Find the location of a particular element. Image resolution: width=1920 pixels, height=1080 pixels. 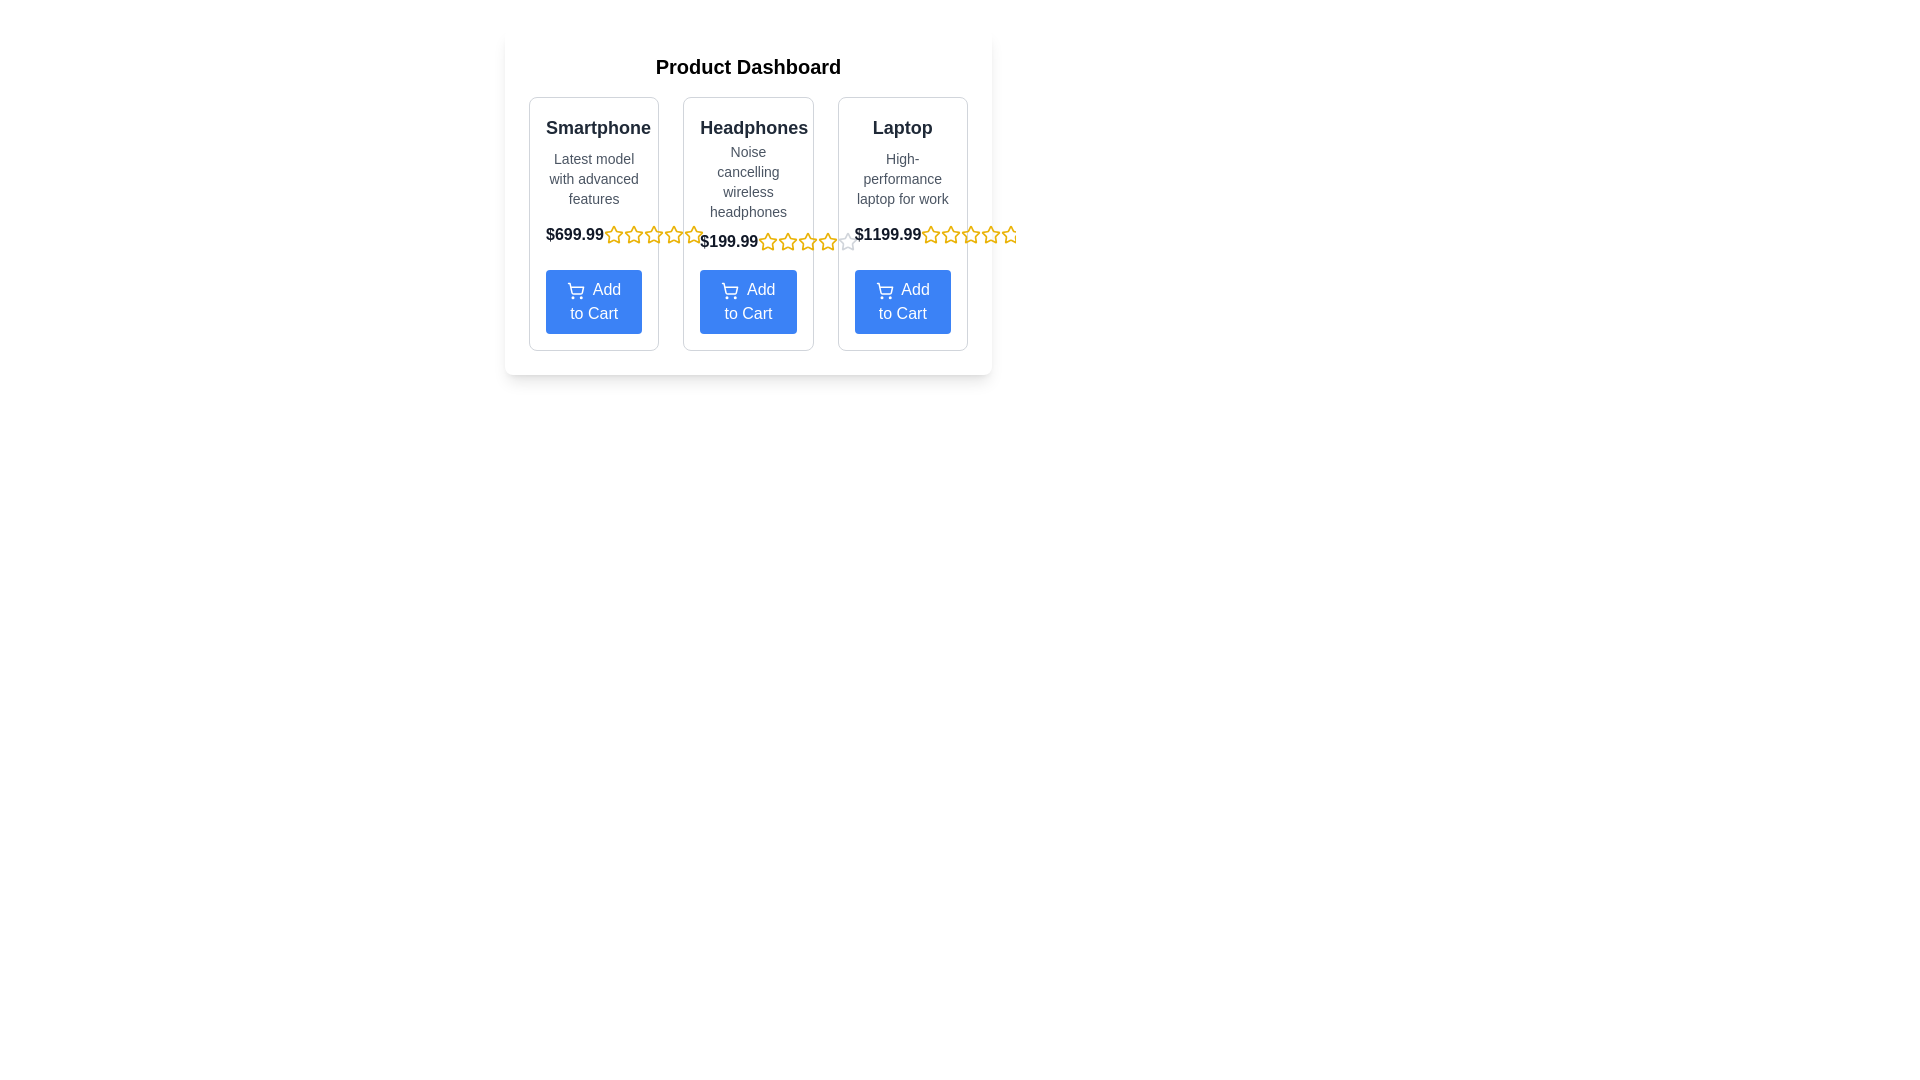

the shopping cart icon within the 'Add to Cart' blue button for potential visual feedback is located at coordinates (575, 290).